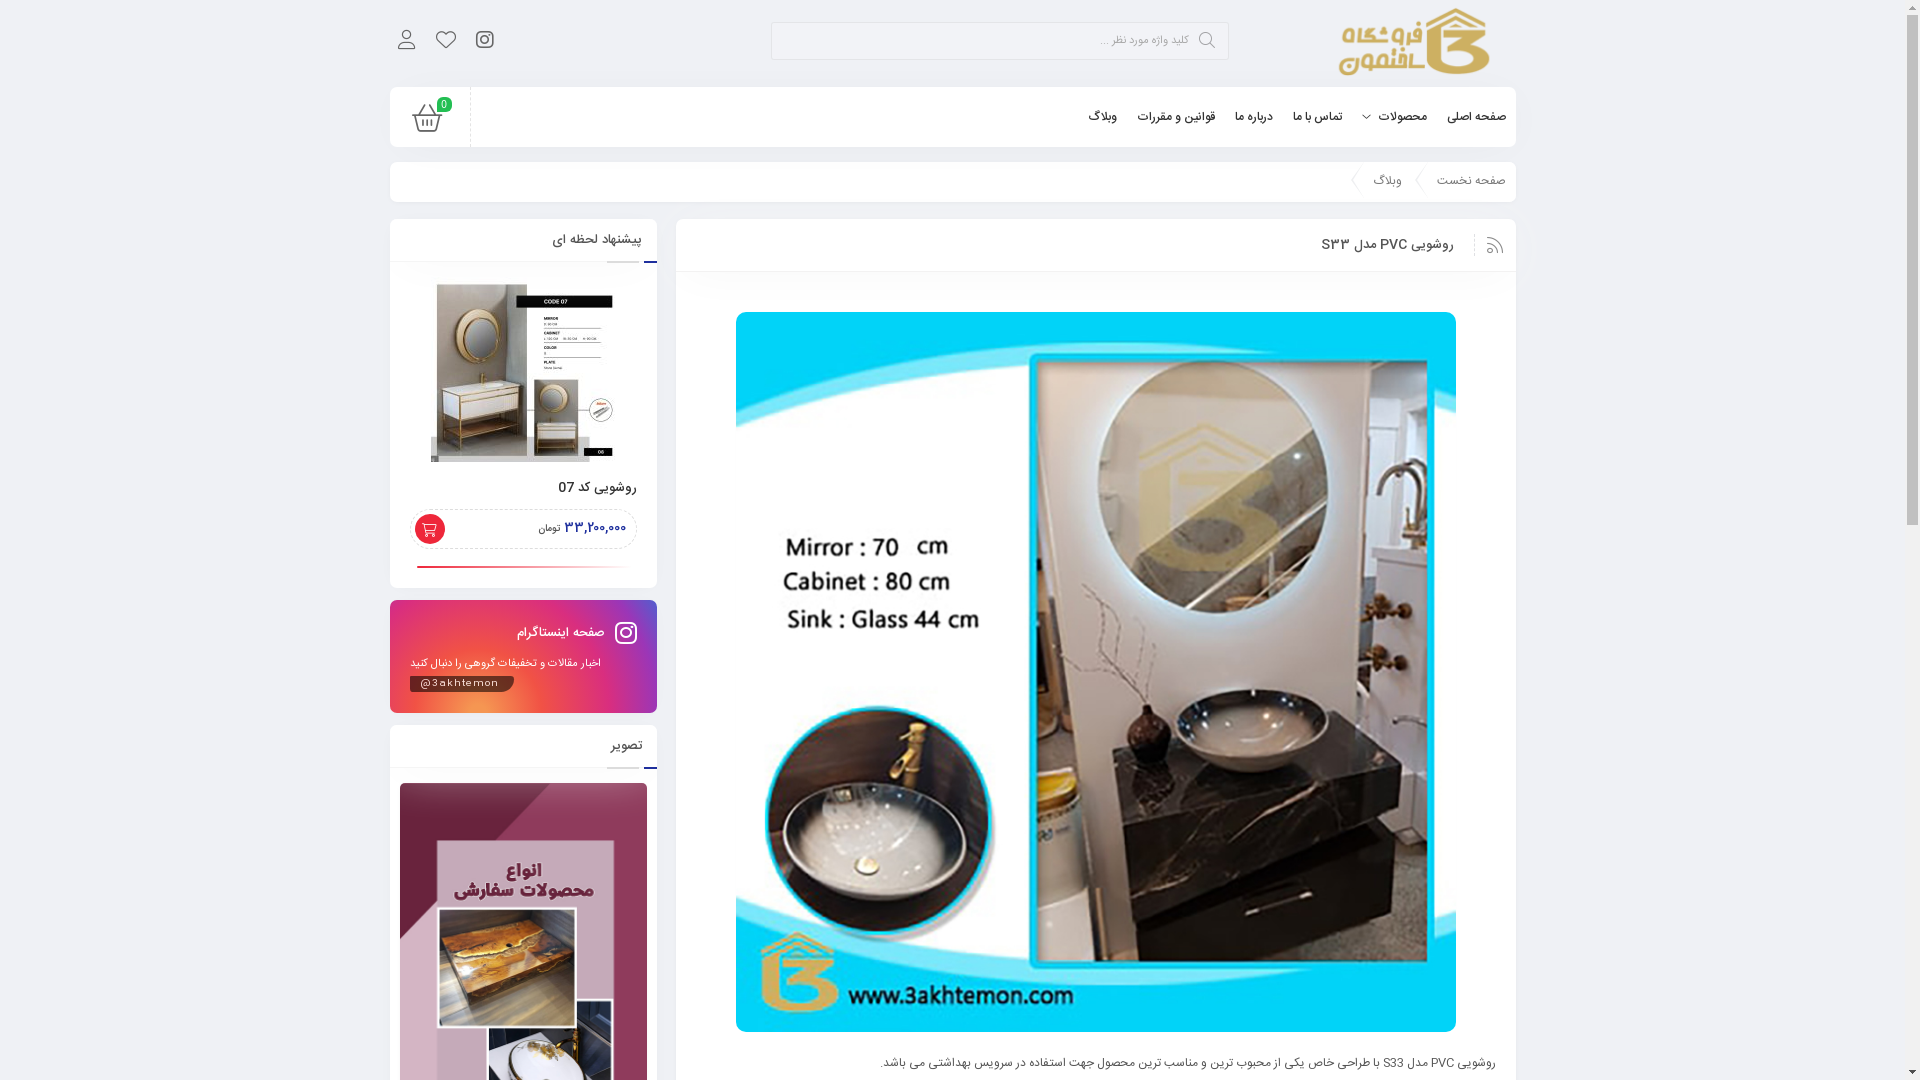 Image resolution: width=1920 pixels, height=1080 pixels. I want to click on '0', so click(426, 123).